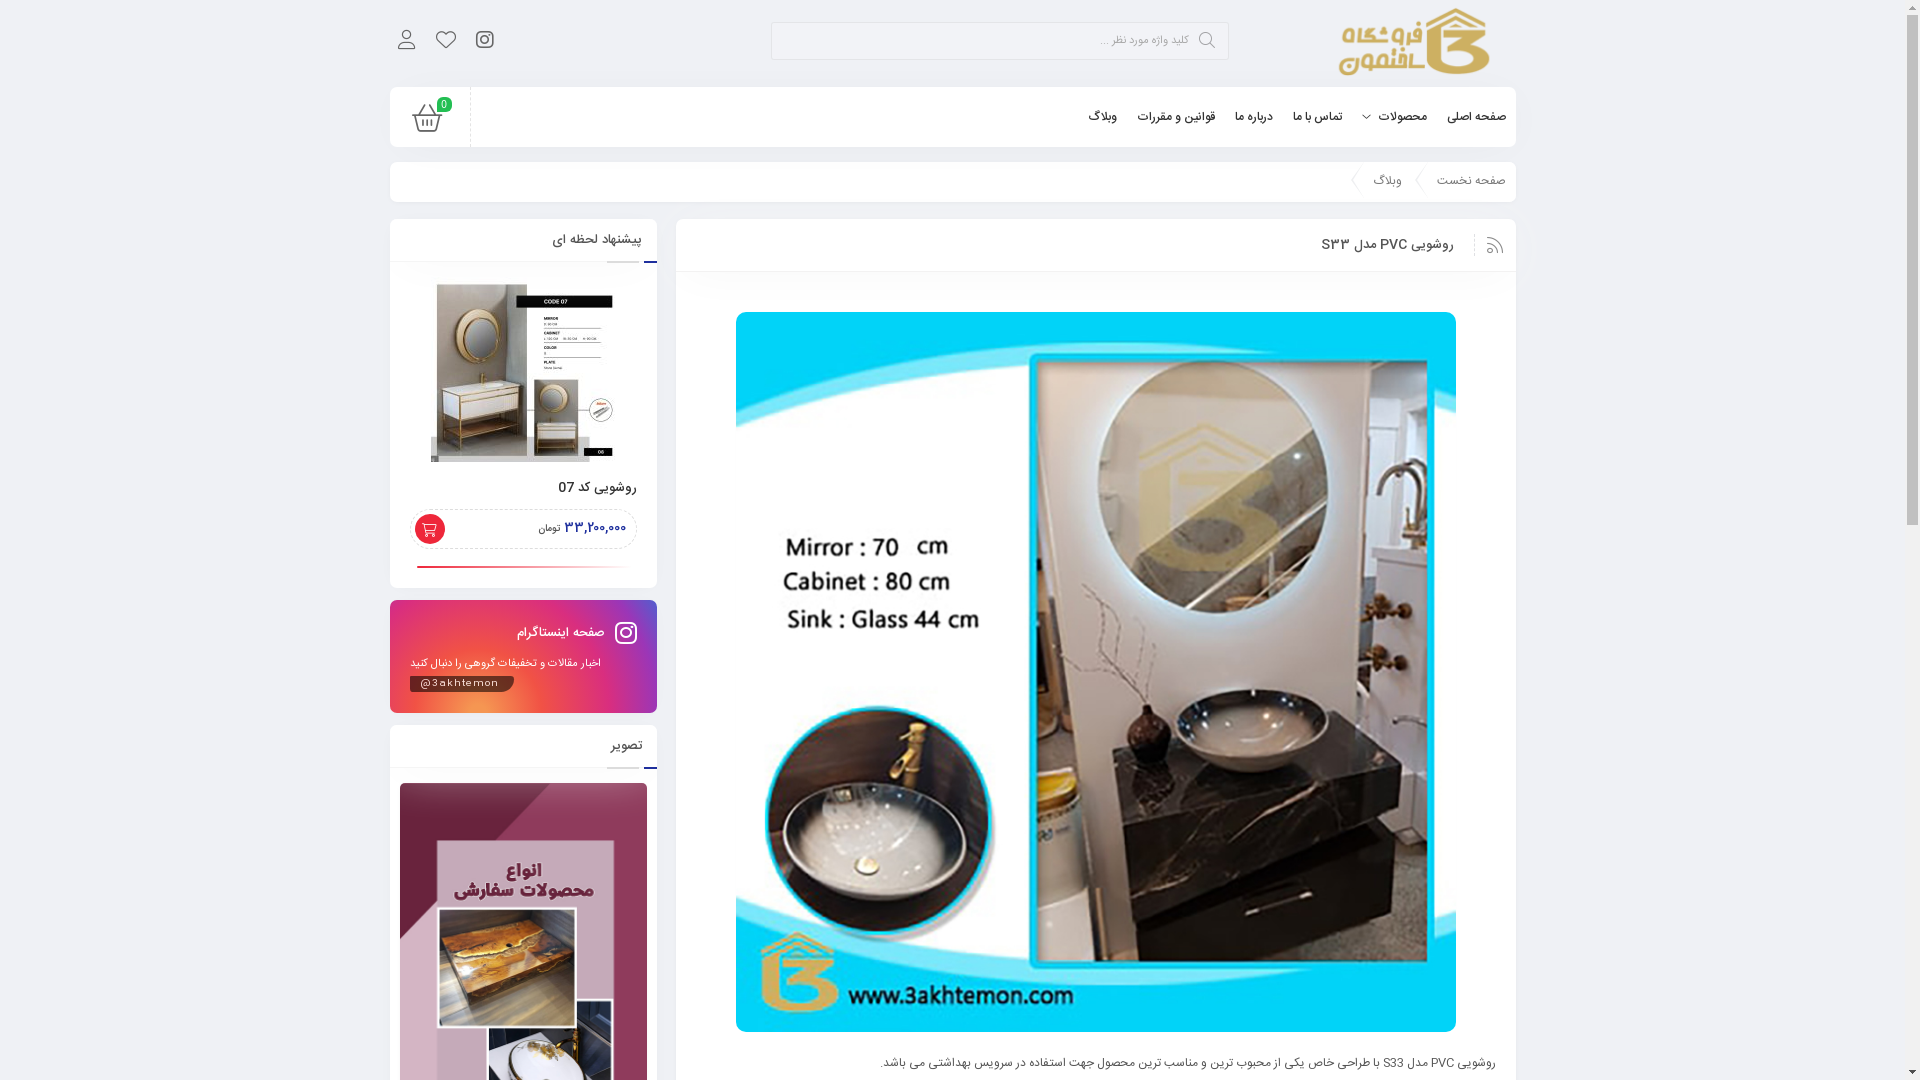 Image resolution: width=1920 pixels, height=1080 pixels. I want to click on '0', so click(426, 123).